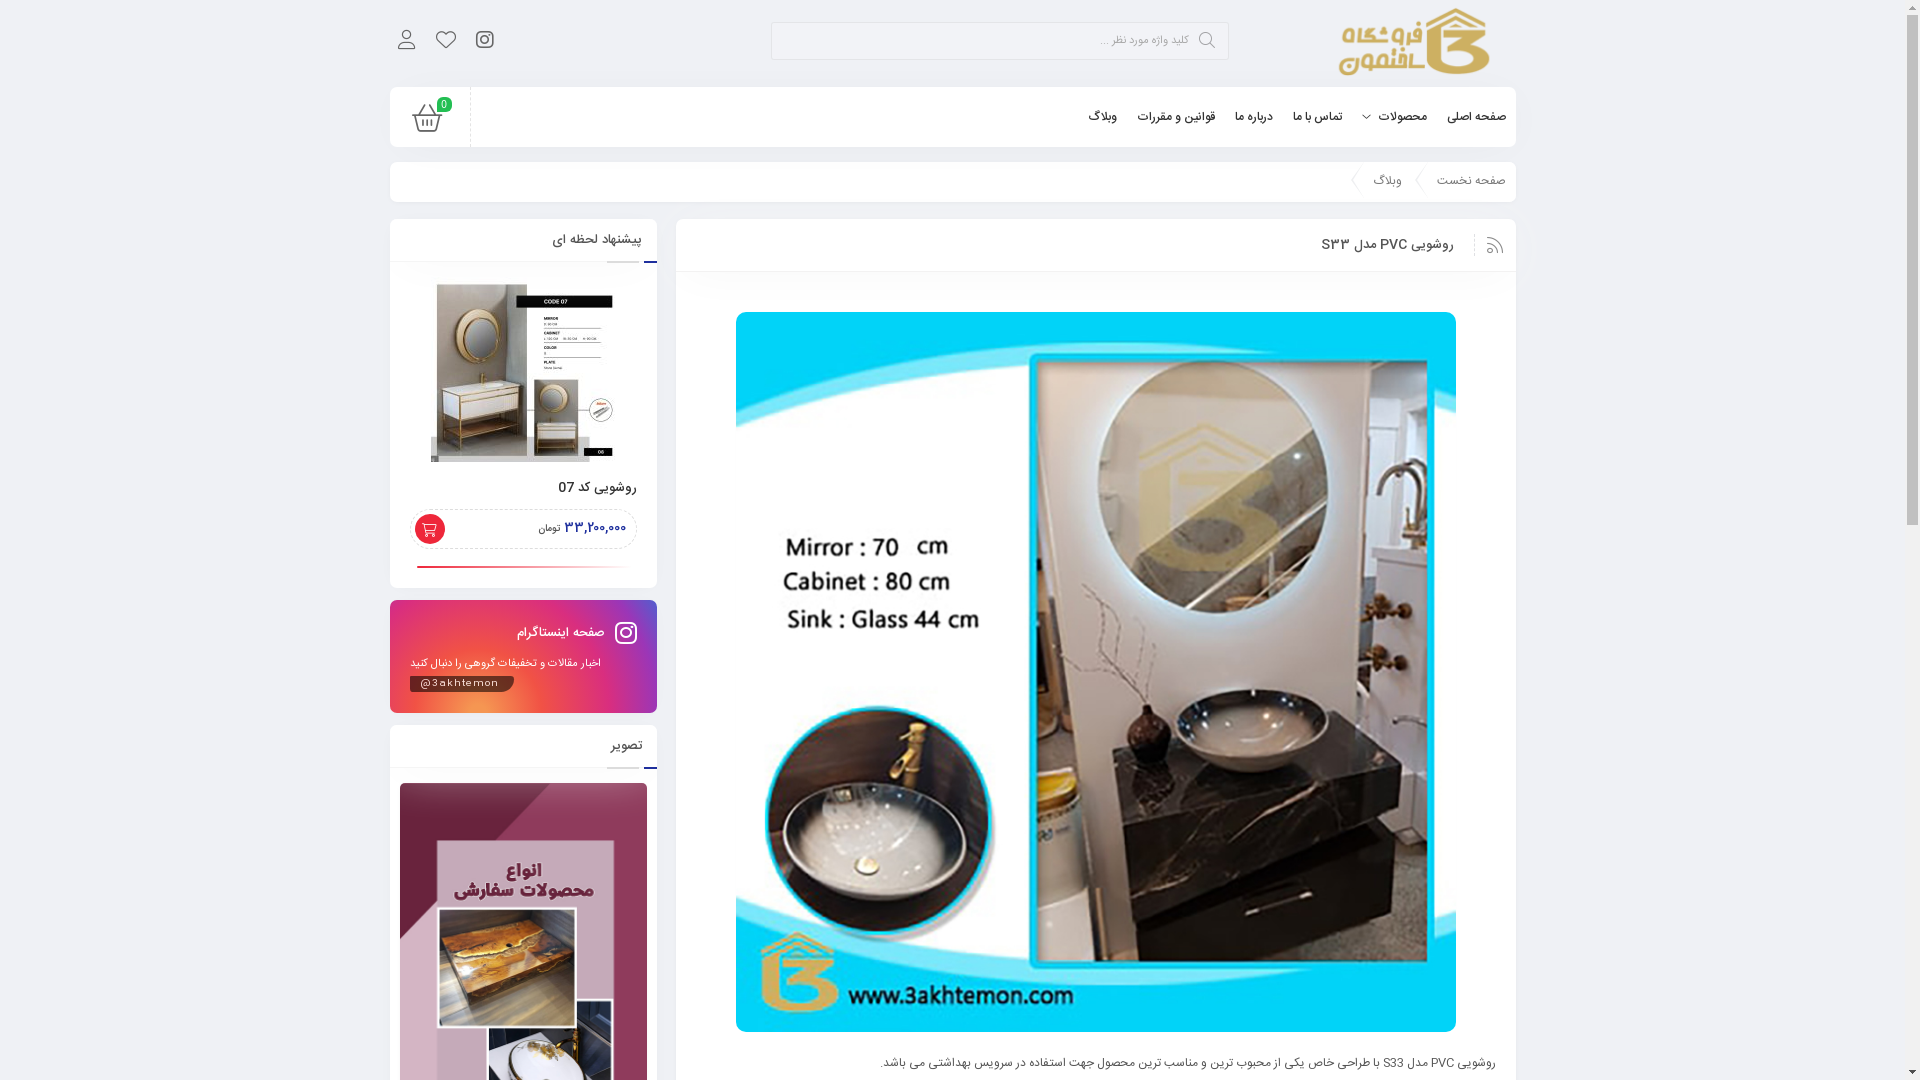 Image resolution: width=1920 pixels, height=1080 pixels. I want to click on '0', so click(426, 123).